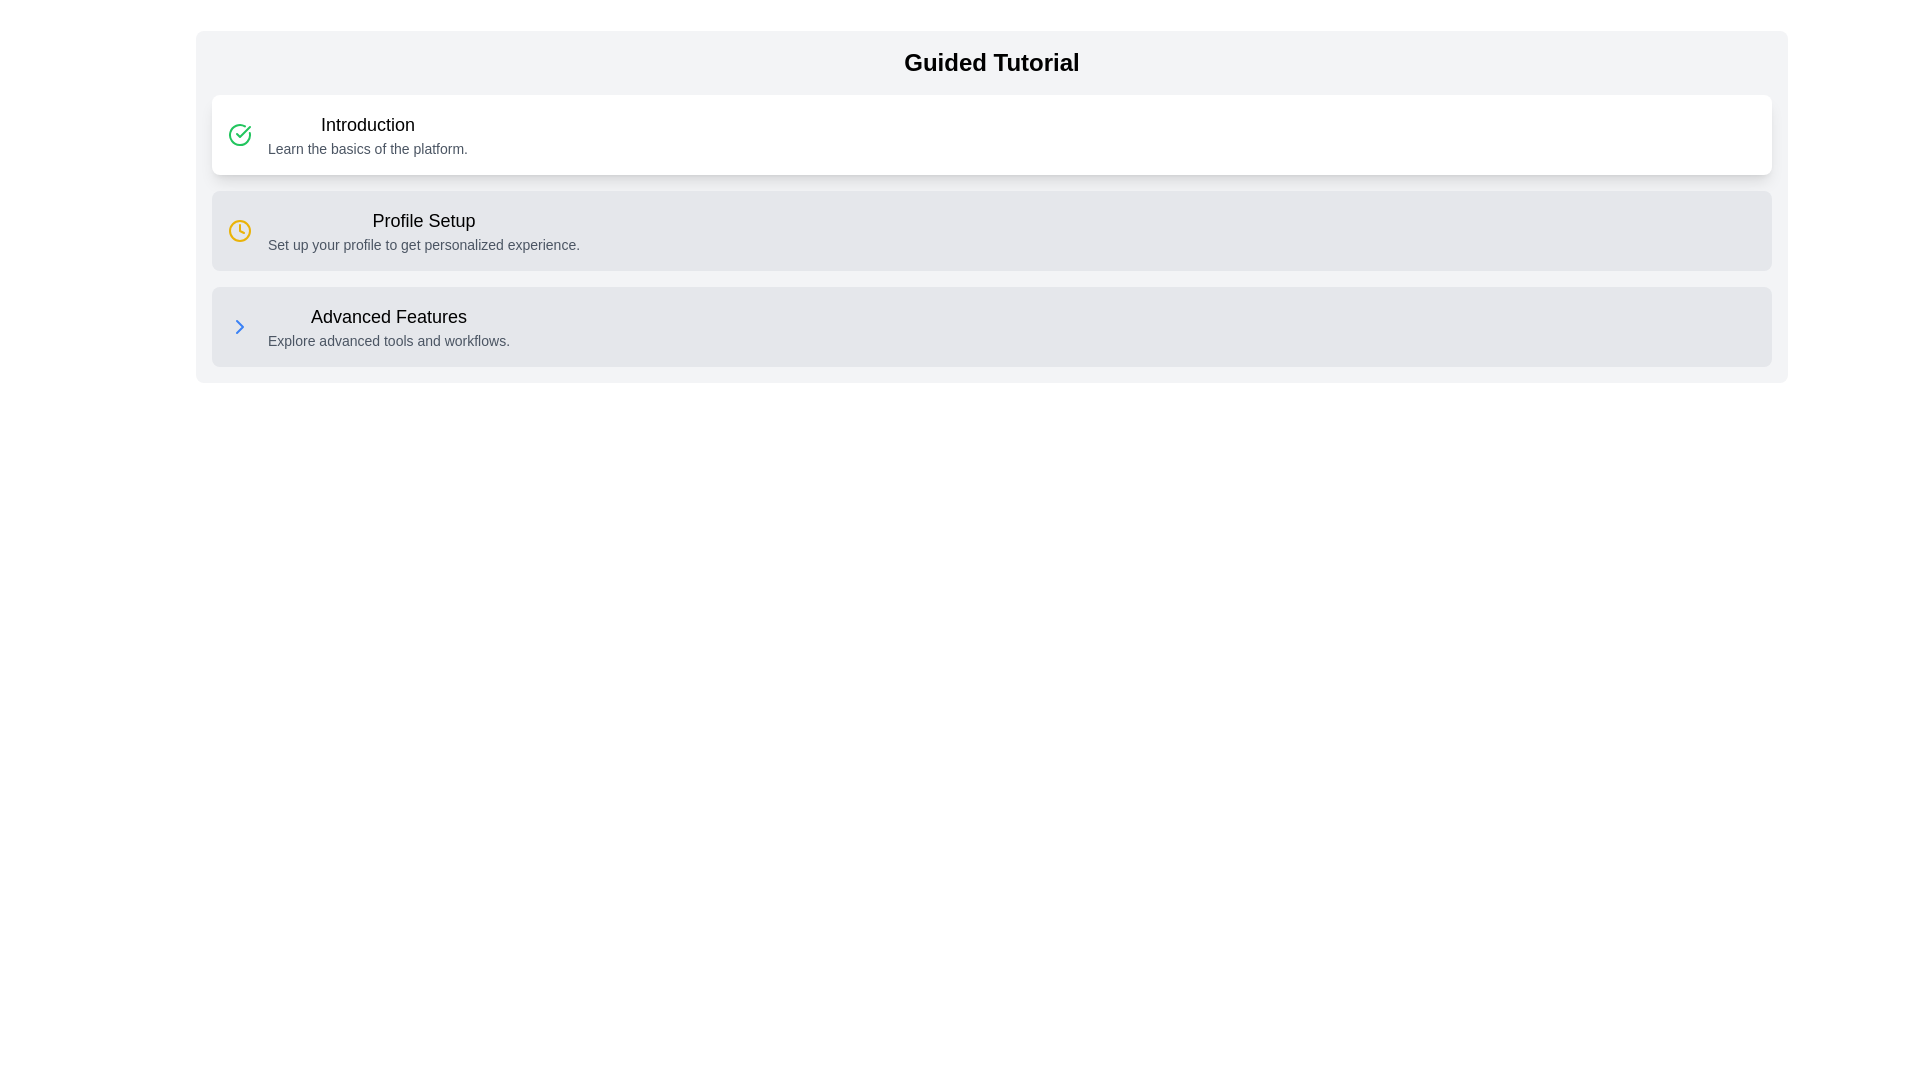 Image resolution: width=1920 pixels, height=1080 pixels. I want to click on the header text label in the third section of the guided tutorial interface, which provides a concise description of the section's purpose, so click(388, 315).